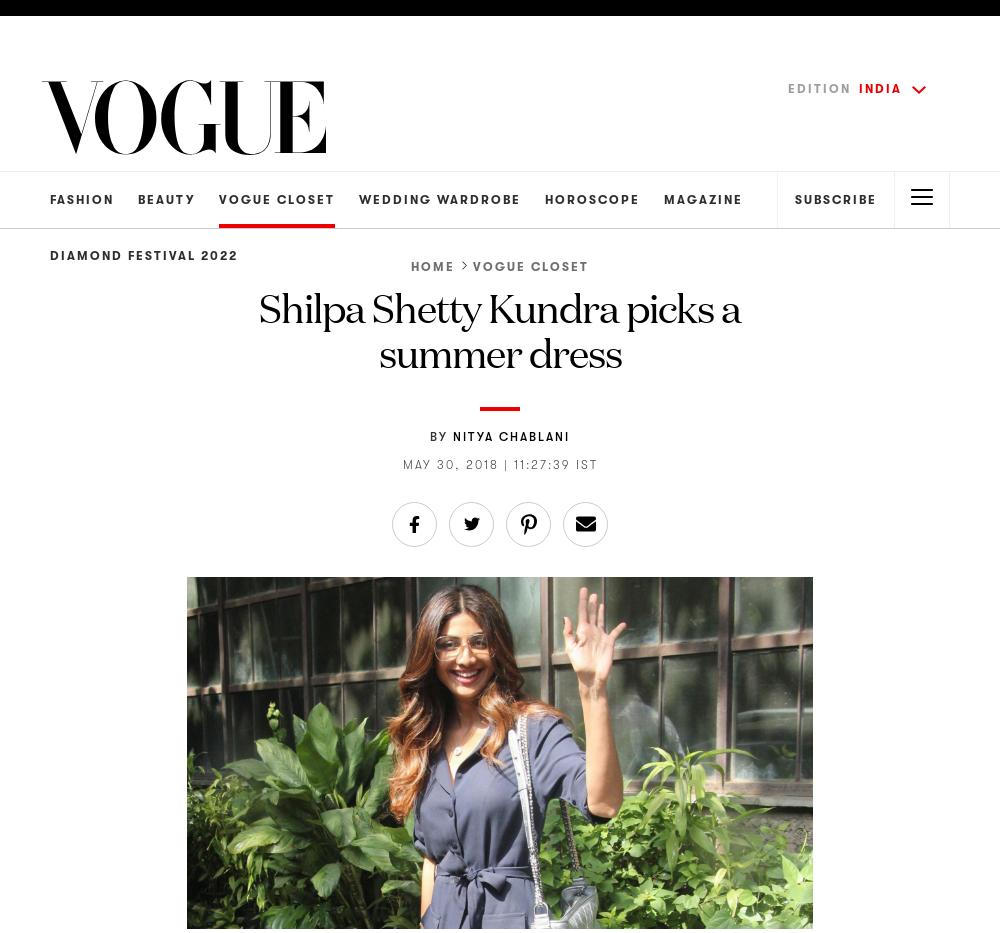  Describe the element at coordinates (50, 253) in the screenshot. I see `'DIAMOND FESTIVAL 2022'` at that location.